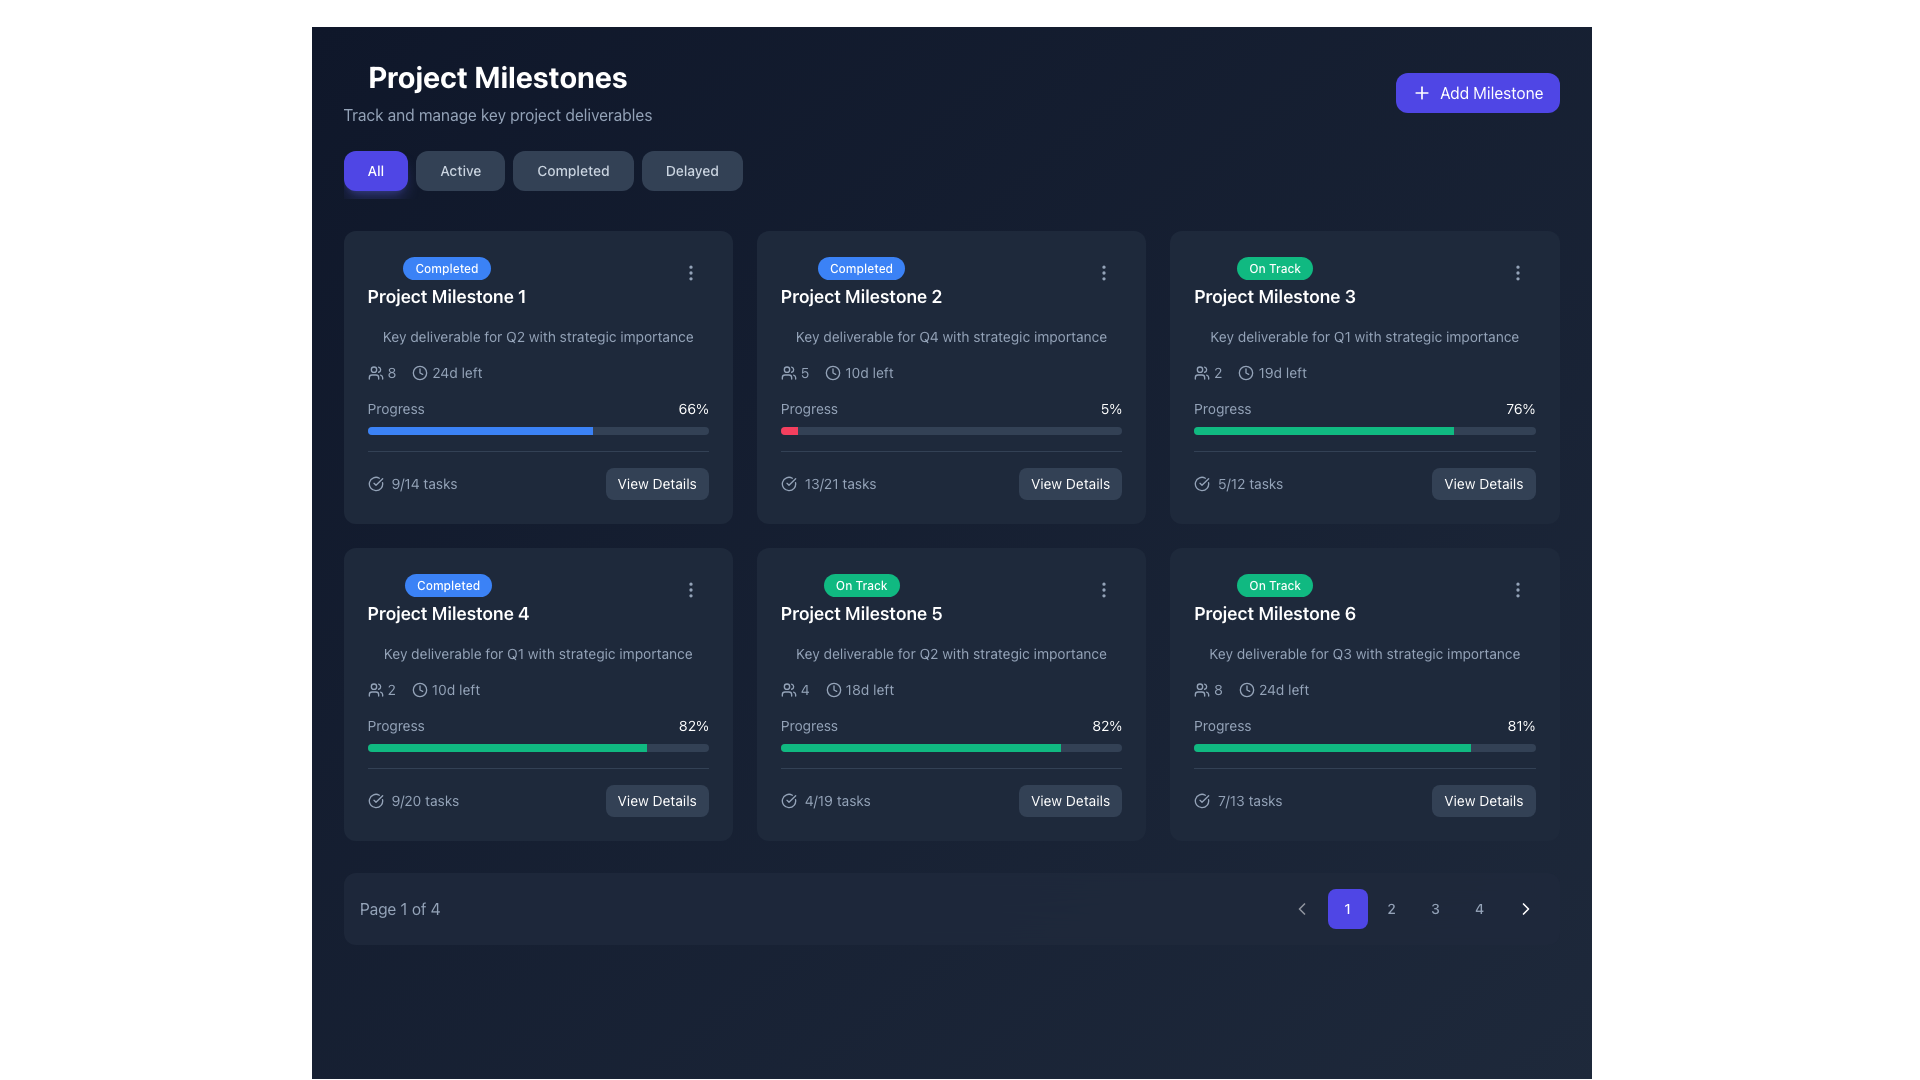 This screenshot has width=1920, height=1080. Describe the element at coordinates (375, 800) in the screenshot. I see `the progress icon located in the bottom section of the 'Project Milestone 4' card, positioned to the left of the '9/20 tasks' text` at that location.